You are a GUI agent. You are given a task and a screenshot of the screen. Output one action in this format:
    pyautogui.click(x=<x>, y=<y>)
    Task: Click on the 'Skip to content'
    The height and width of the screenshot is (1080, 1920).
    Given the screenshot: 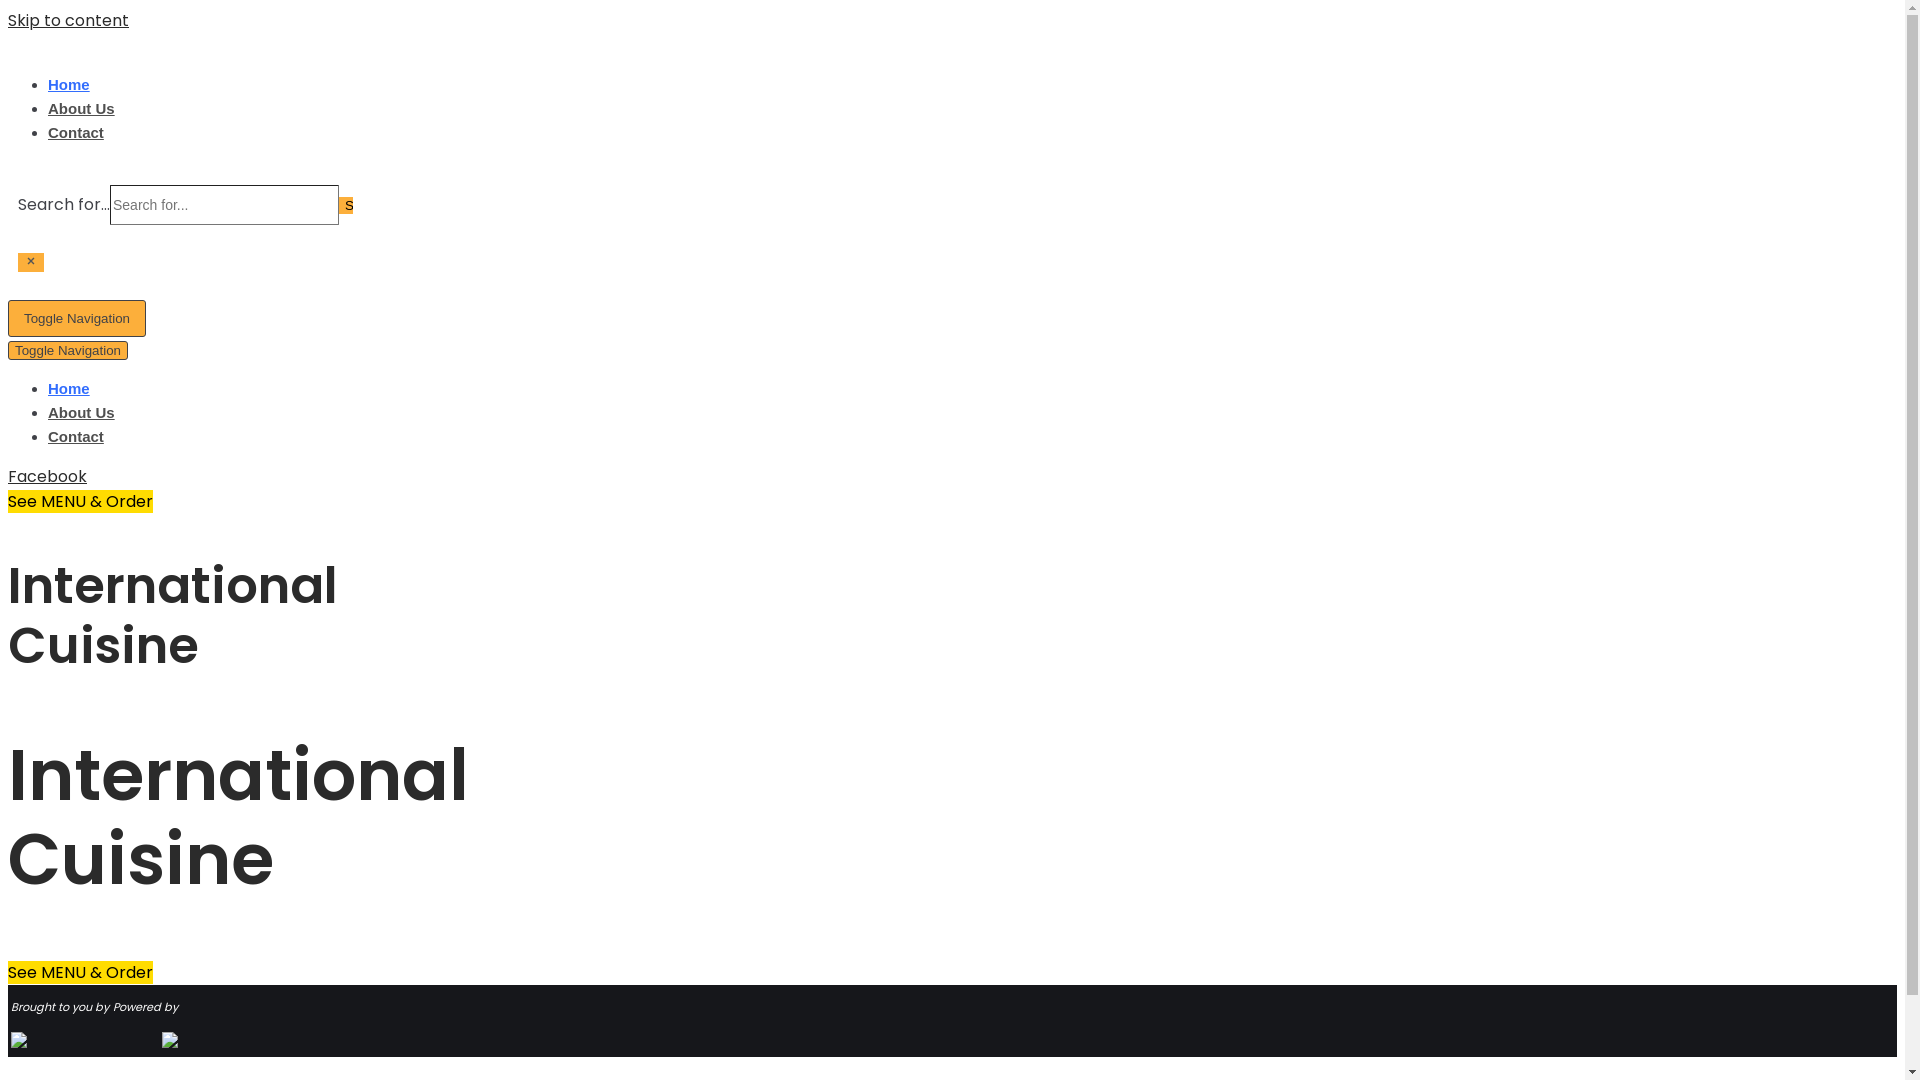 What is the action you would take?
    pyautogui.click(x=8, y=20)
    